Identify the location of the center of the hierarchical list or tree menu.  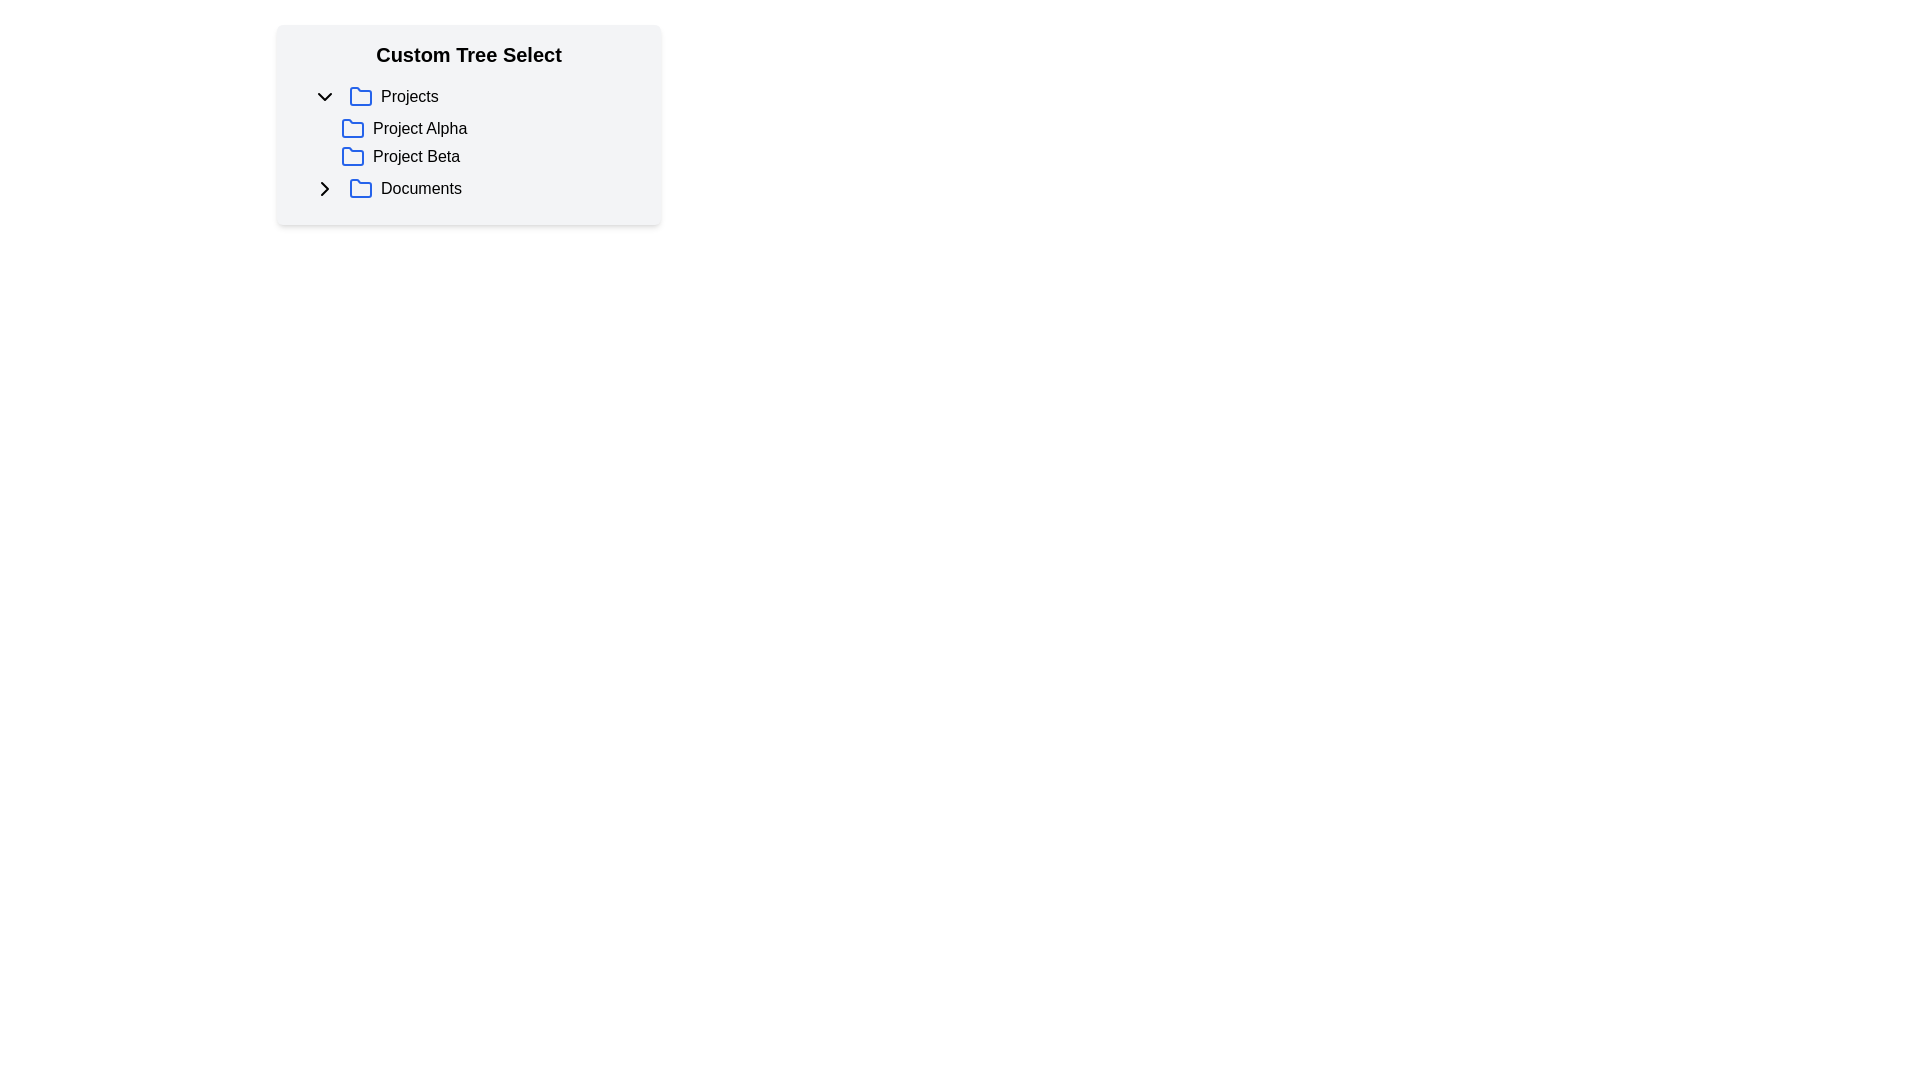
(468, 123).